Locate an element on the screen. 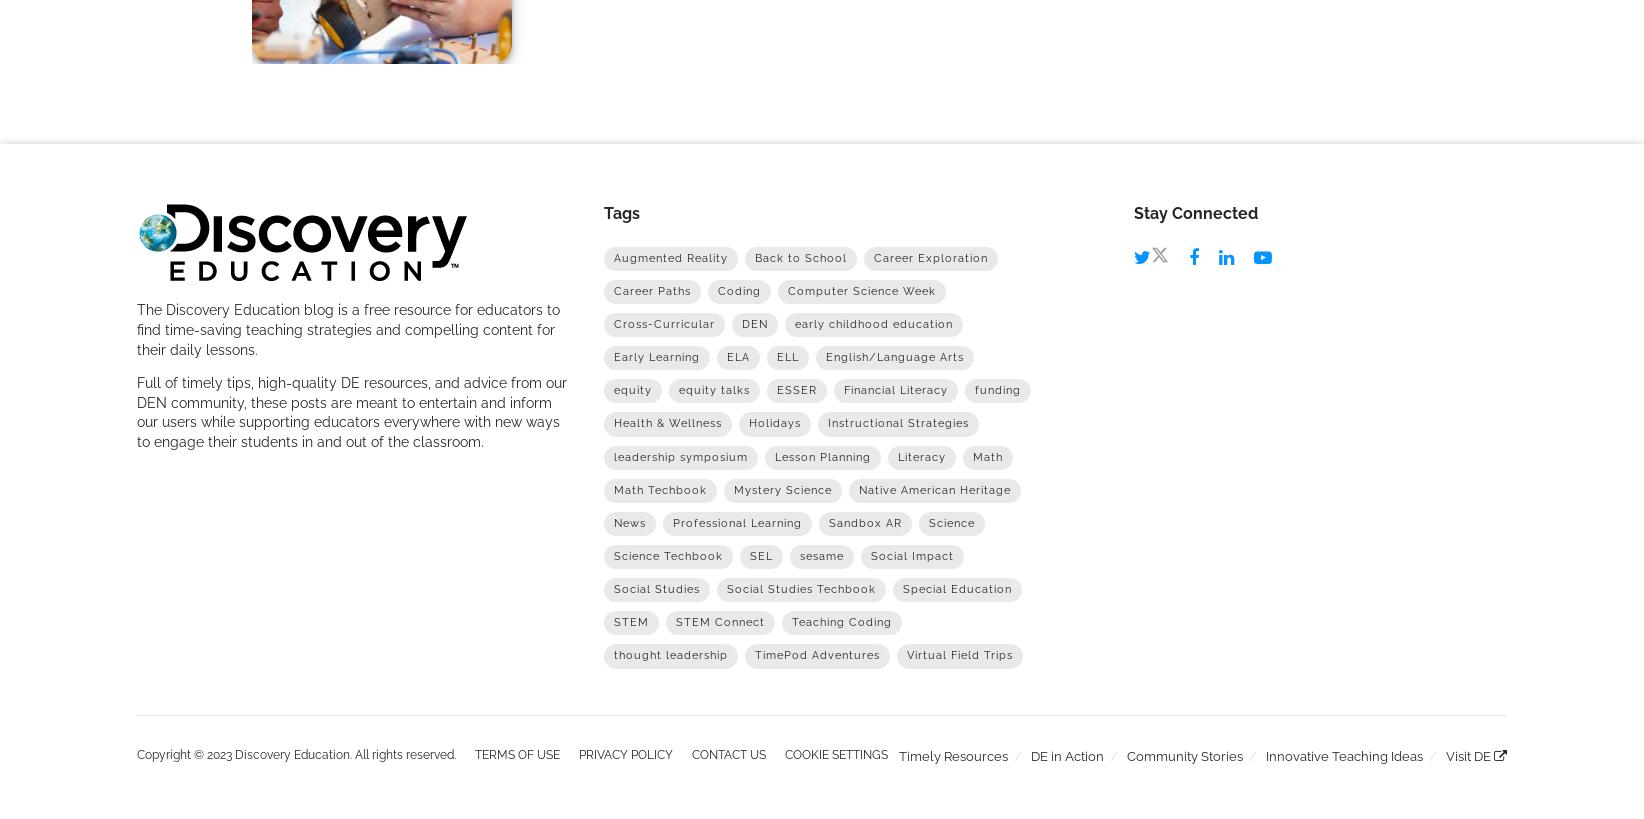  'STEM' is located at coordinates (630, 621).